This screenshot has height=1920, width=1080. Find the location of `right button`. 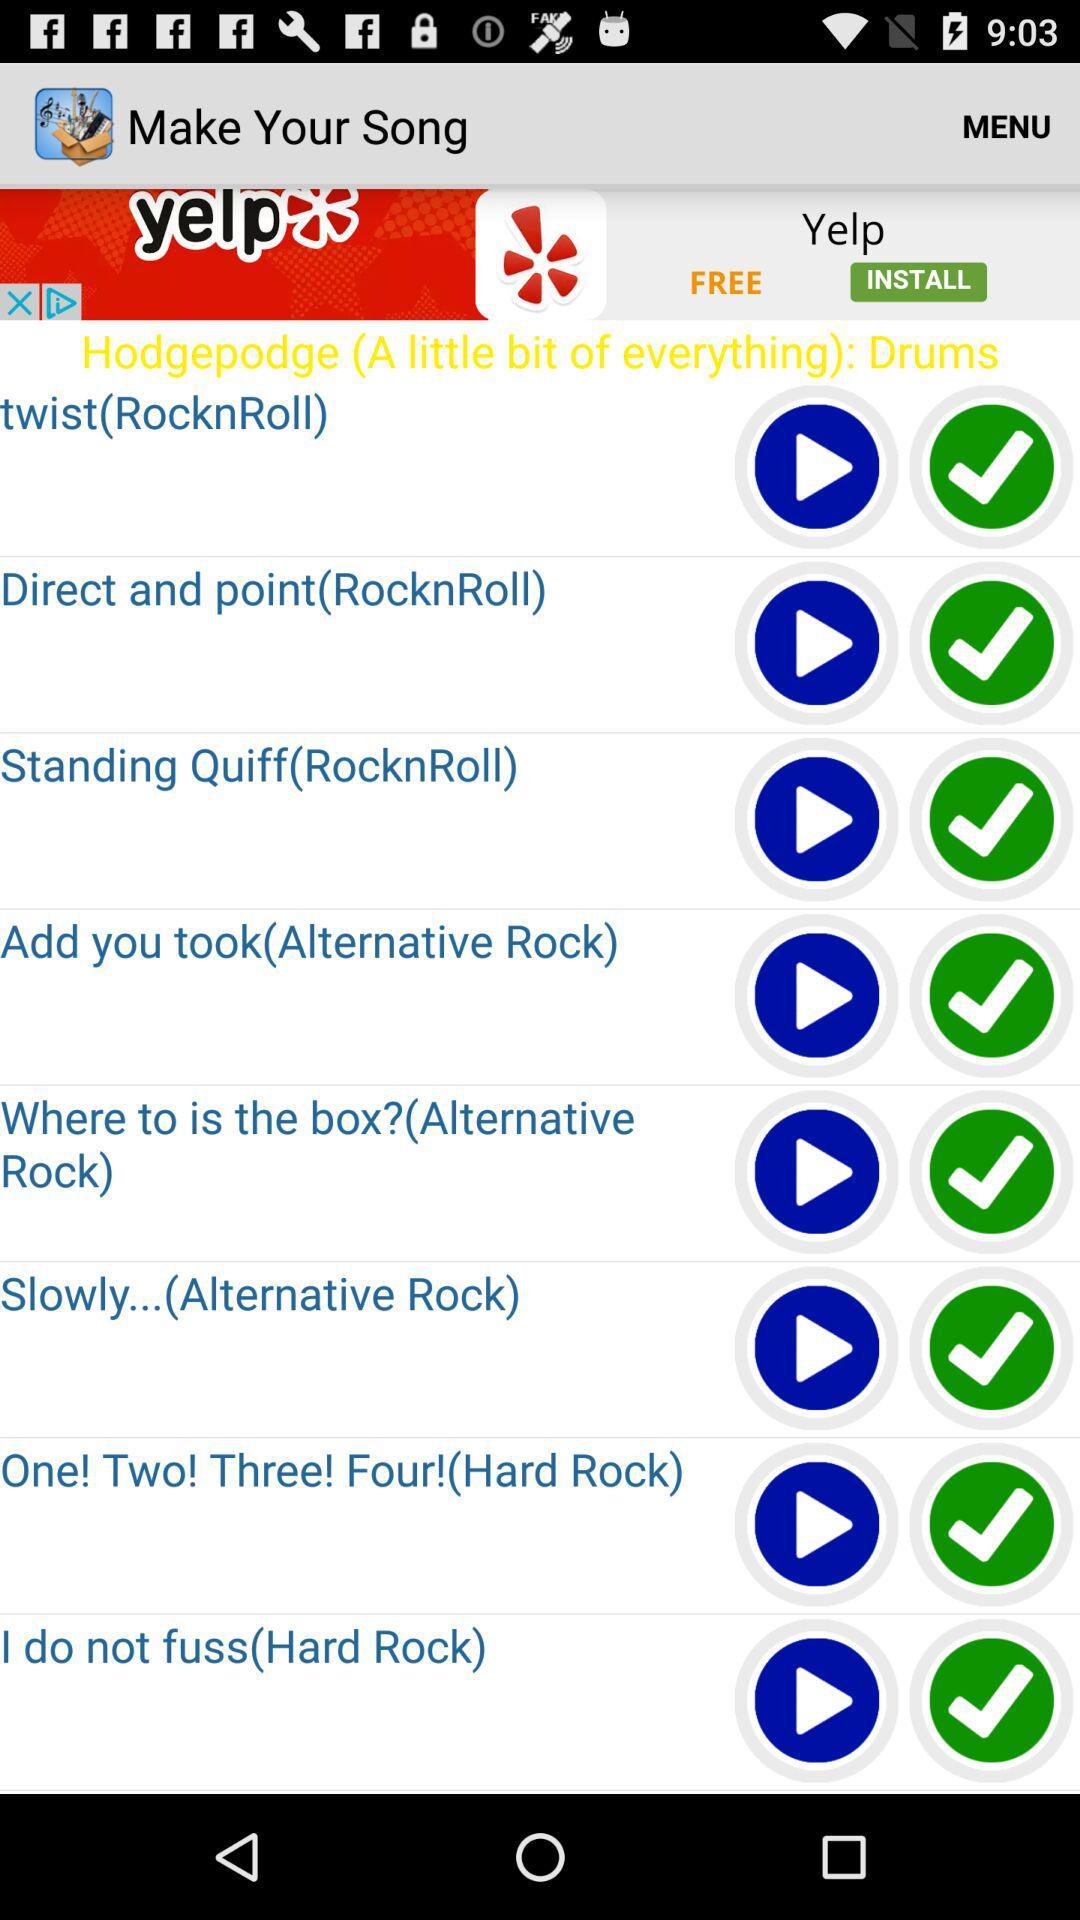

right button is located at coordinates (992, 997).